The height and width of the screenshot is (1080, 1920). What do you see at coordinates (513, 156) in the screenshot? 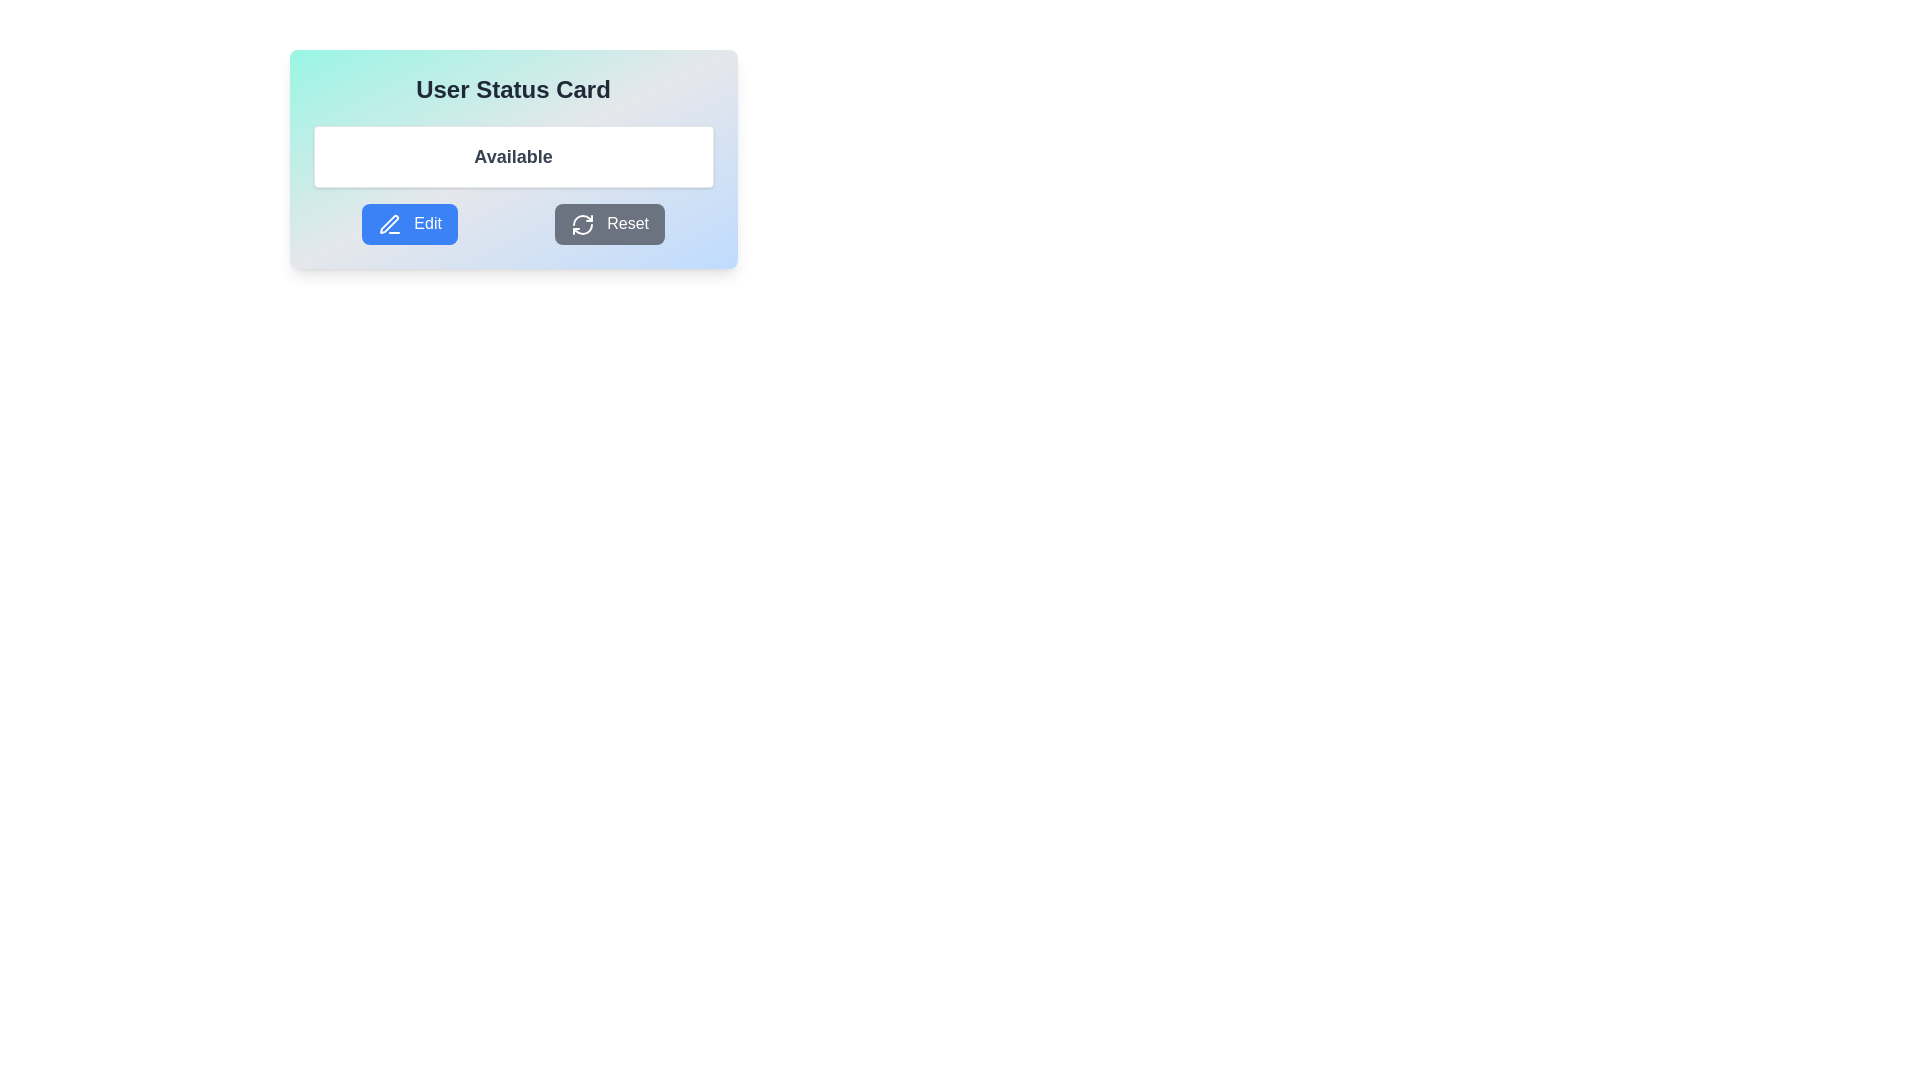
I see `the status indicator label located within the 'User Status Card', positioned above the 'Edit' and 'Reset' buttons` at bounding box center [513, 156].